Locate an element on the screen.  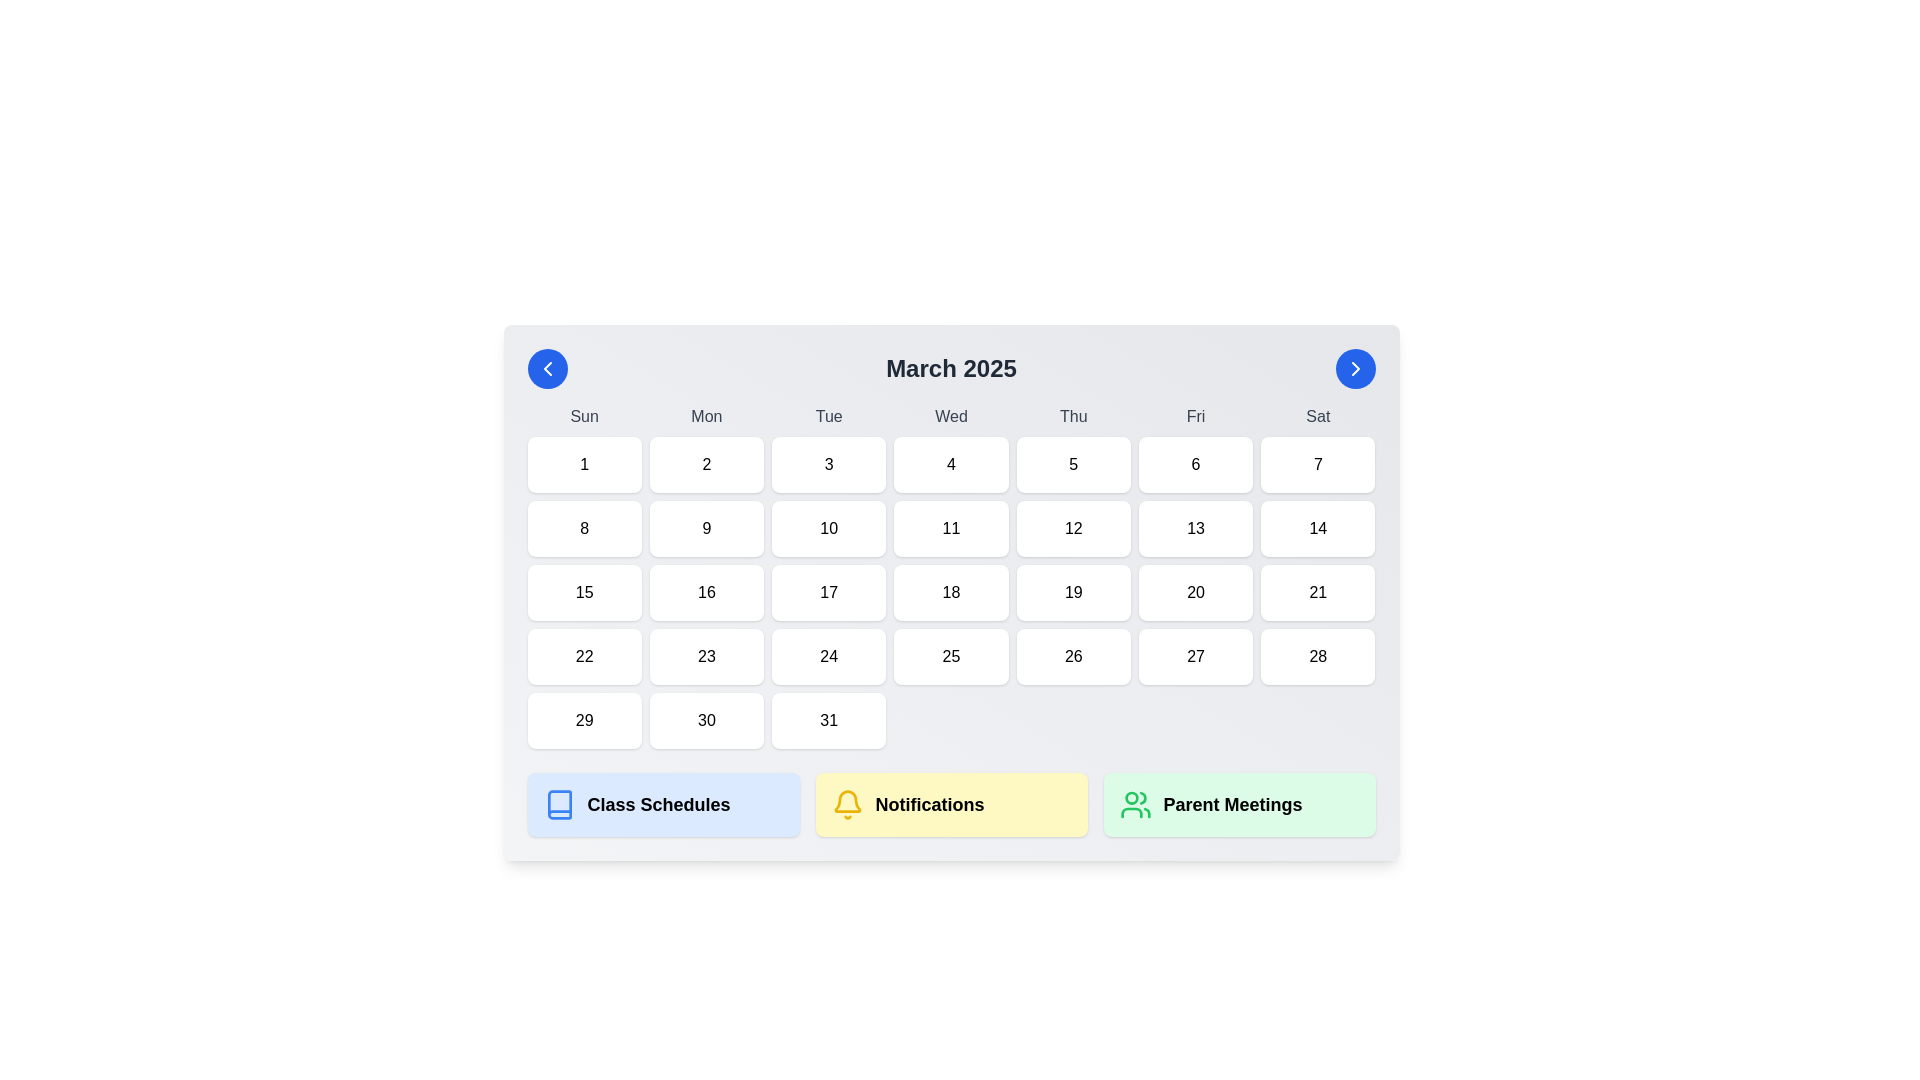
the calendar day tile displaying the number '4' located in the first row and fourth column of the grid layout under the label 'Wed' is located at coordinates (950, 465).